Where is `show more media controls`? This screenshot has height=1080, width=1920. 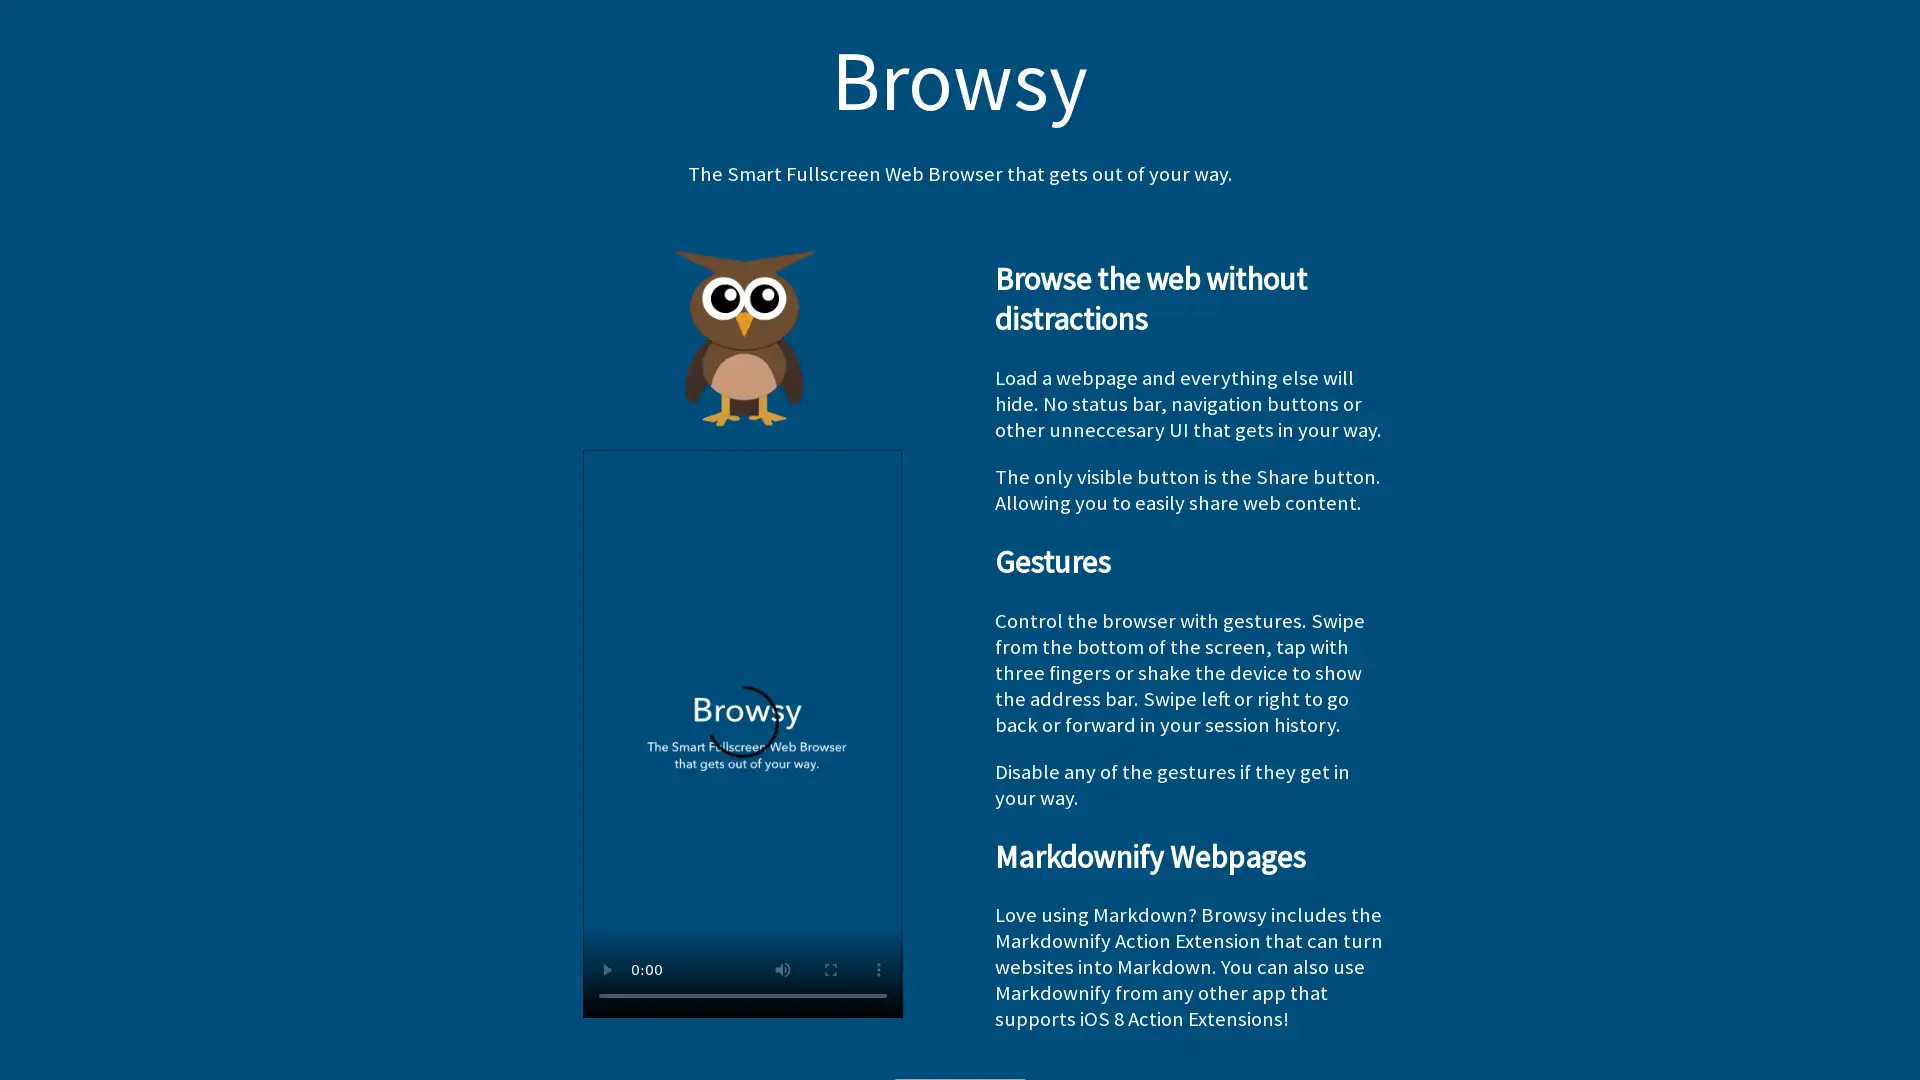 show more media controls is located at coordinates (878, 967).